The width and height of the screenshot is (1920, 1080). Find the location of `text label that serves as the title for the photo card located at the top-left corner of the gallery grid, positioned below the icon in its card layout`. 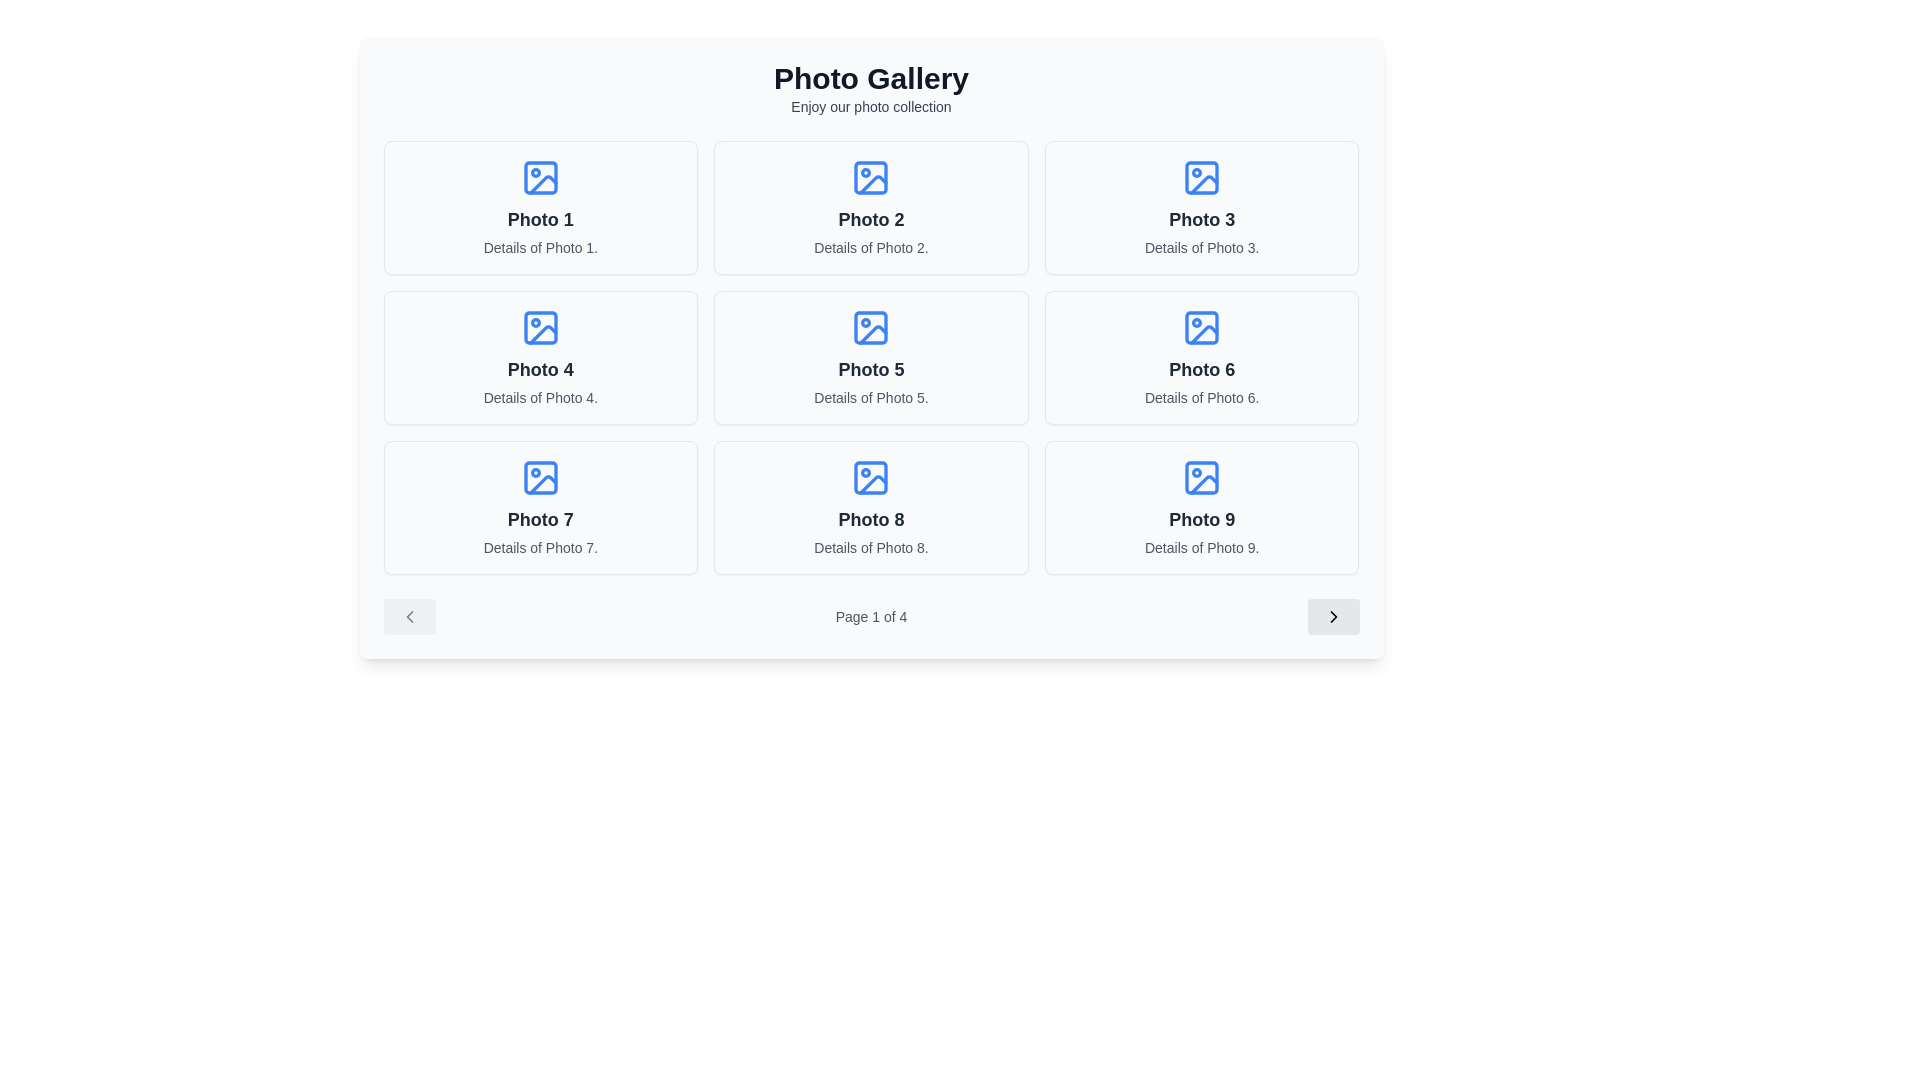

text label that serves as the title for the photo card located at the top-left corner of the gallery grid, positioned below the icon in its card layout is located at coordinates (540, 219).